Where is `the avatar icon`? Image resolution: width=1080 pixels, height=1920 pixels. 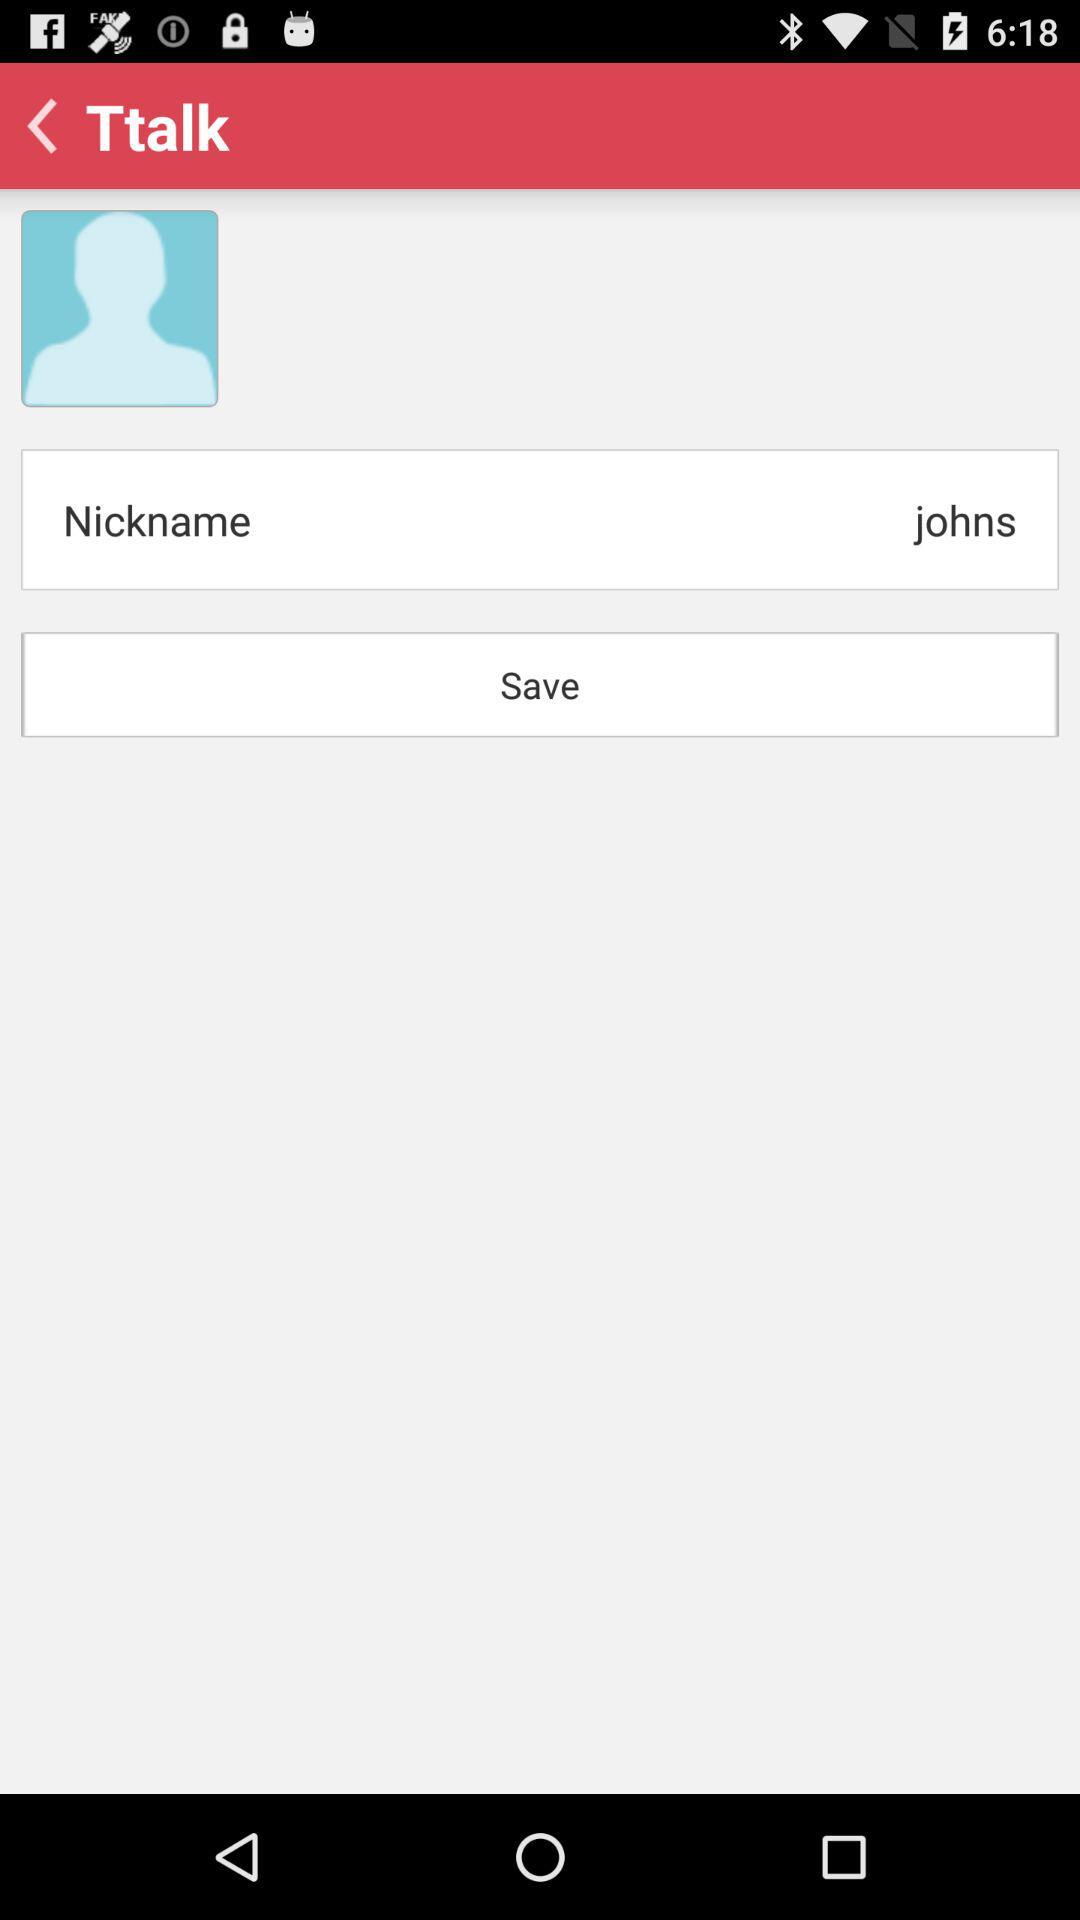 the avatar icon is located at coordinates (119, 330).